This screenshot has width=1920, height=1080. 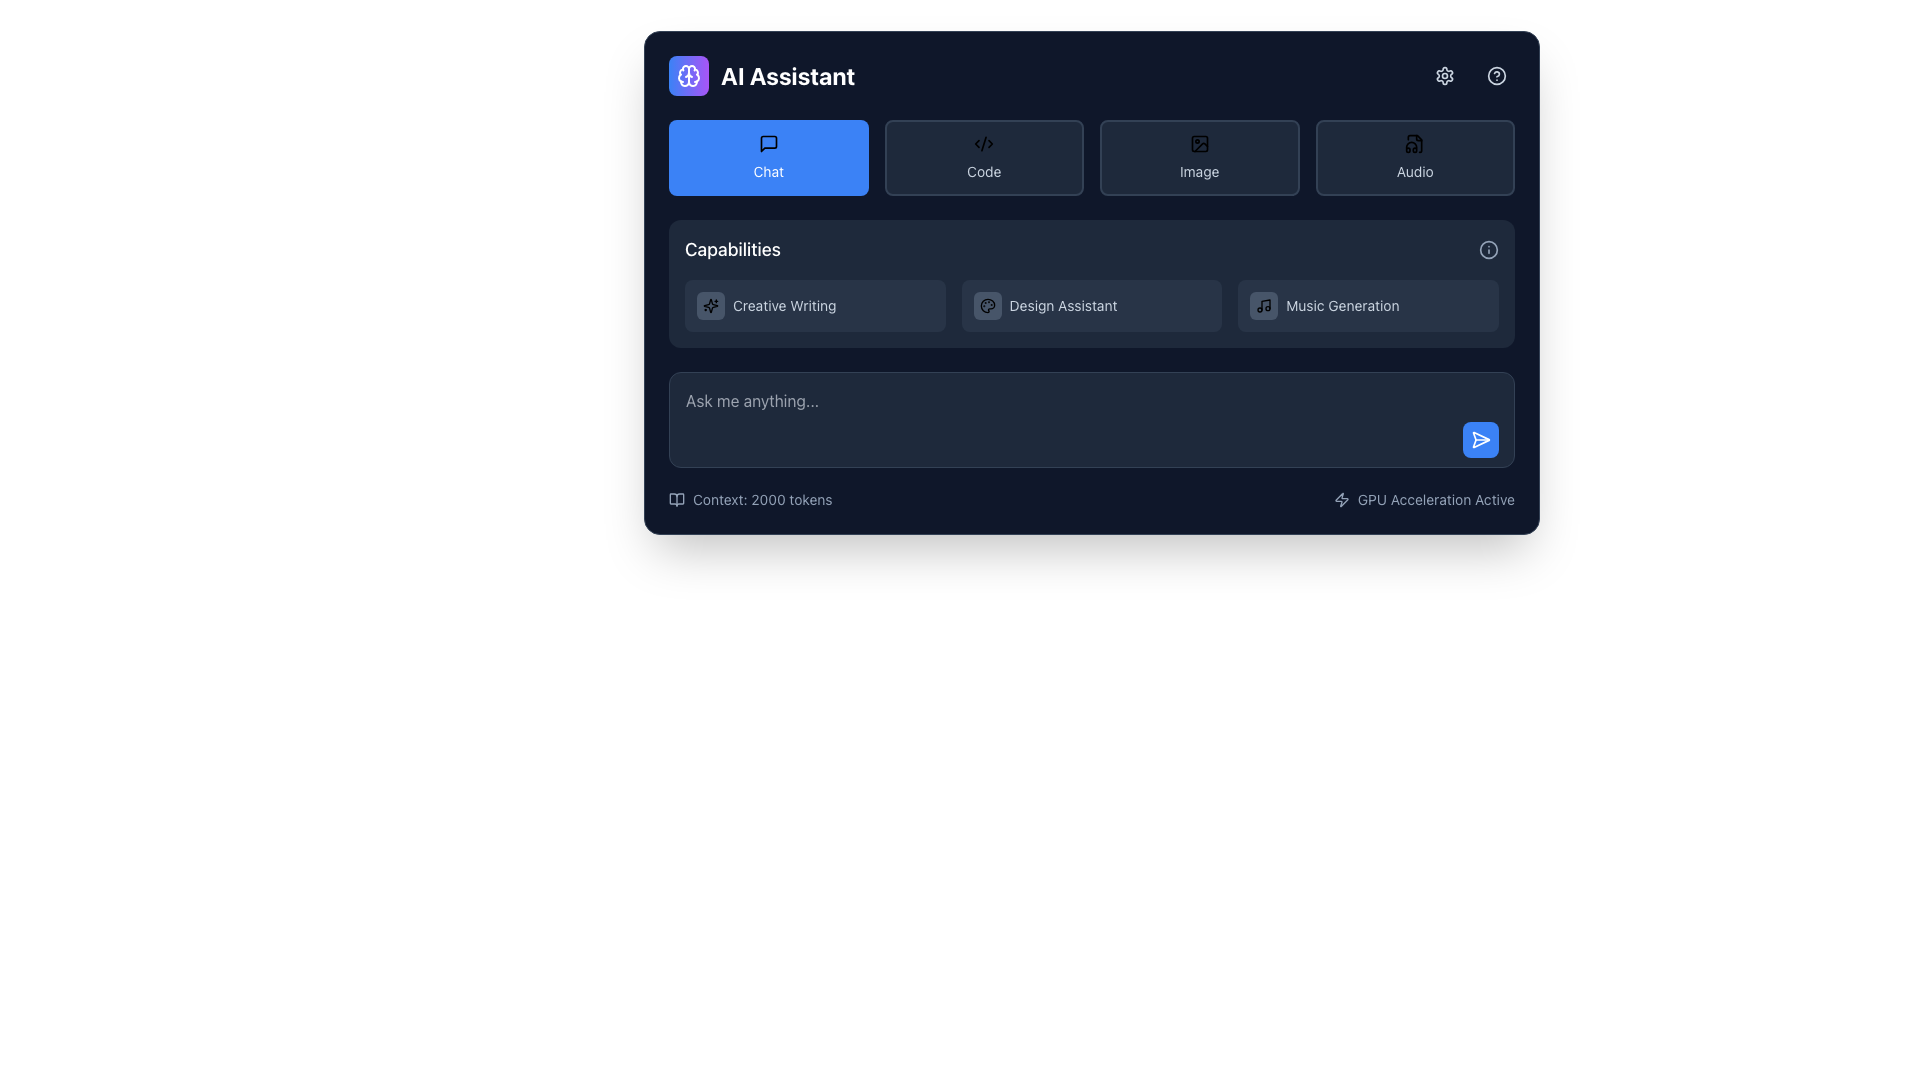 What do you see at coordinates (987, 305) in the screenshot?
I see `the 'Design Assistant' button located in the top middle section of the interface under the 'Capabilities' header` at bounding box center [987, 305].